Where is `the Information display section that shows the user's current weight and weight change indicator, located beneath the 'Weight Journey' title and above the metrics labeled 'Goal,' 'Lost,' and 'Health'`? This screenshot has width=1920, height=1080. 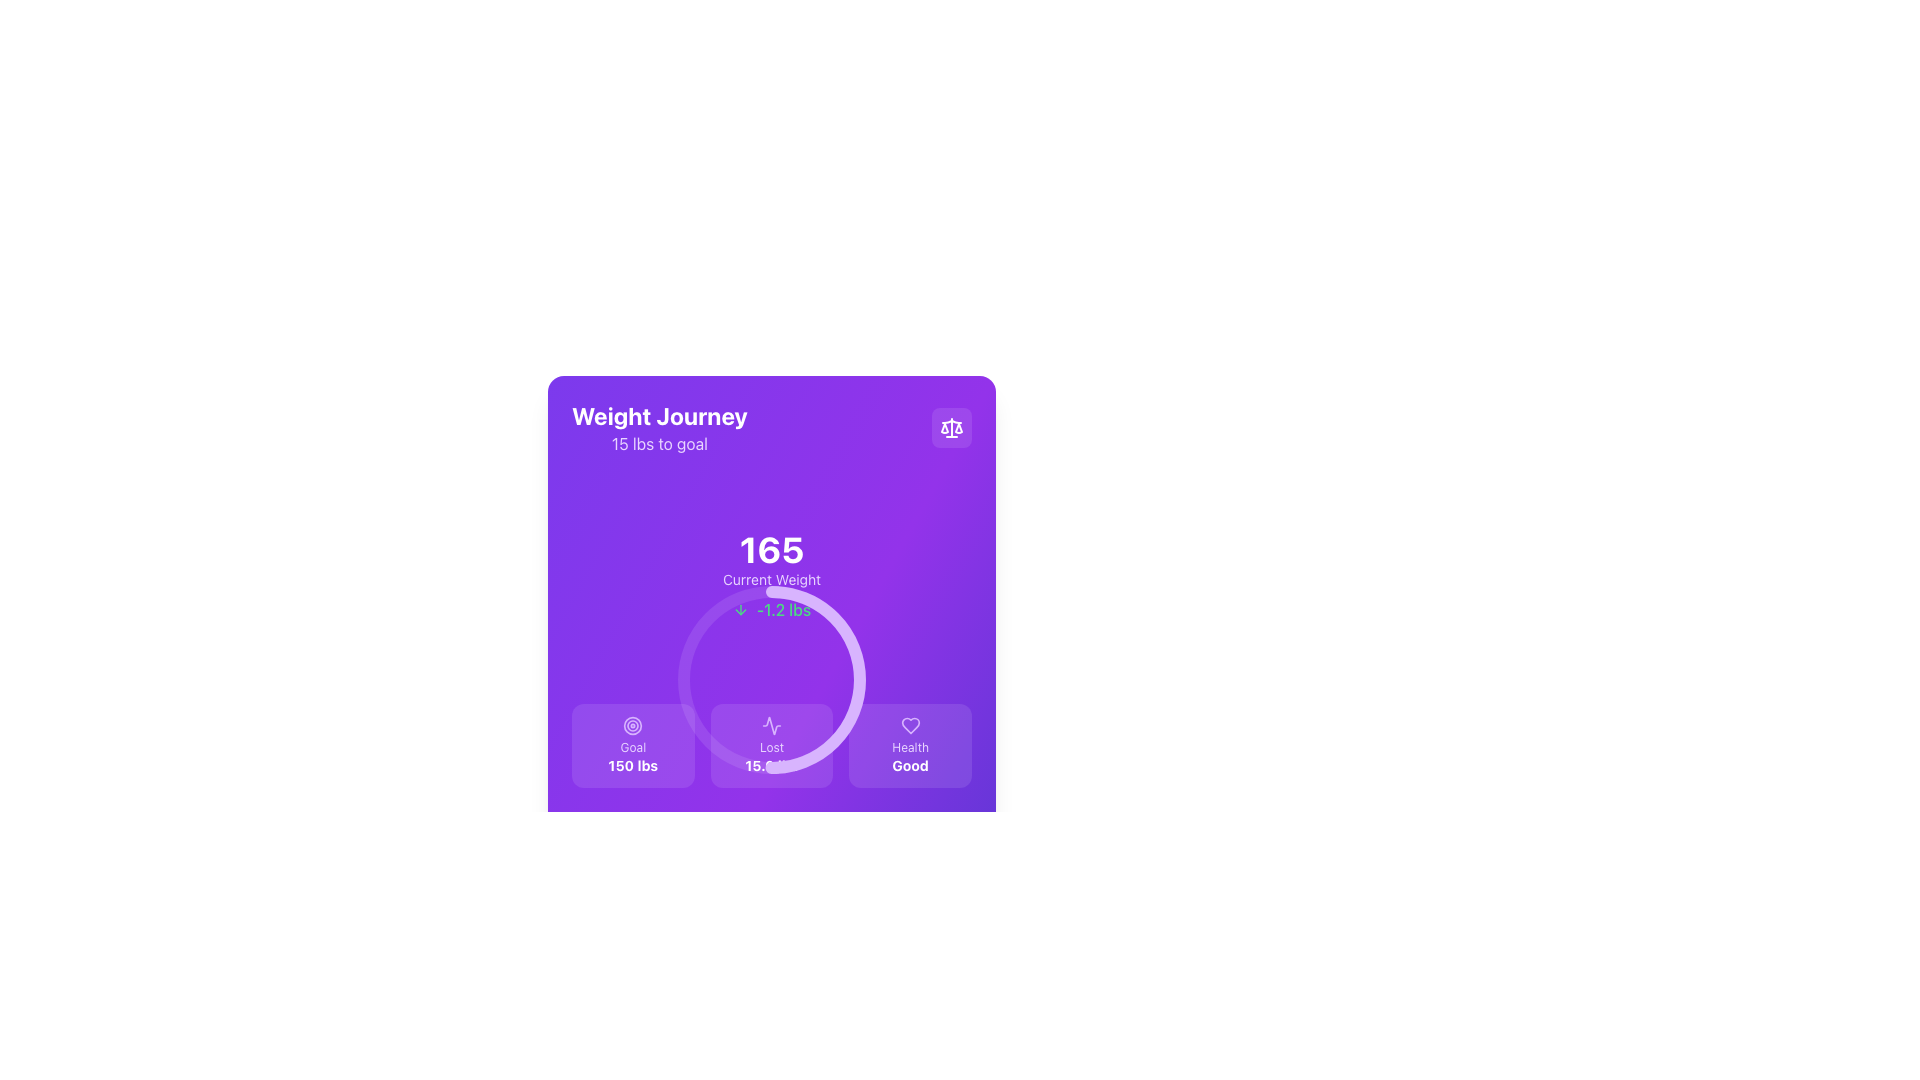
the Information display section that shows the user's current weight and weight change indicator, located beneath the 'Weight Journey' title and above the metrics labeled 'Goal,' 'Lost,' and 'Health' is located at coordinates (771, 575).